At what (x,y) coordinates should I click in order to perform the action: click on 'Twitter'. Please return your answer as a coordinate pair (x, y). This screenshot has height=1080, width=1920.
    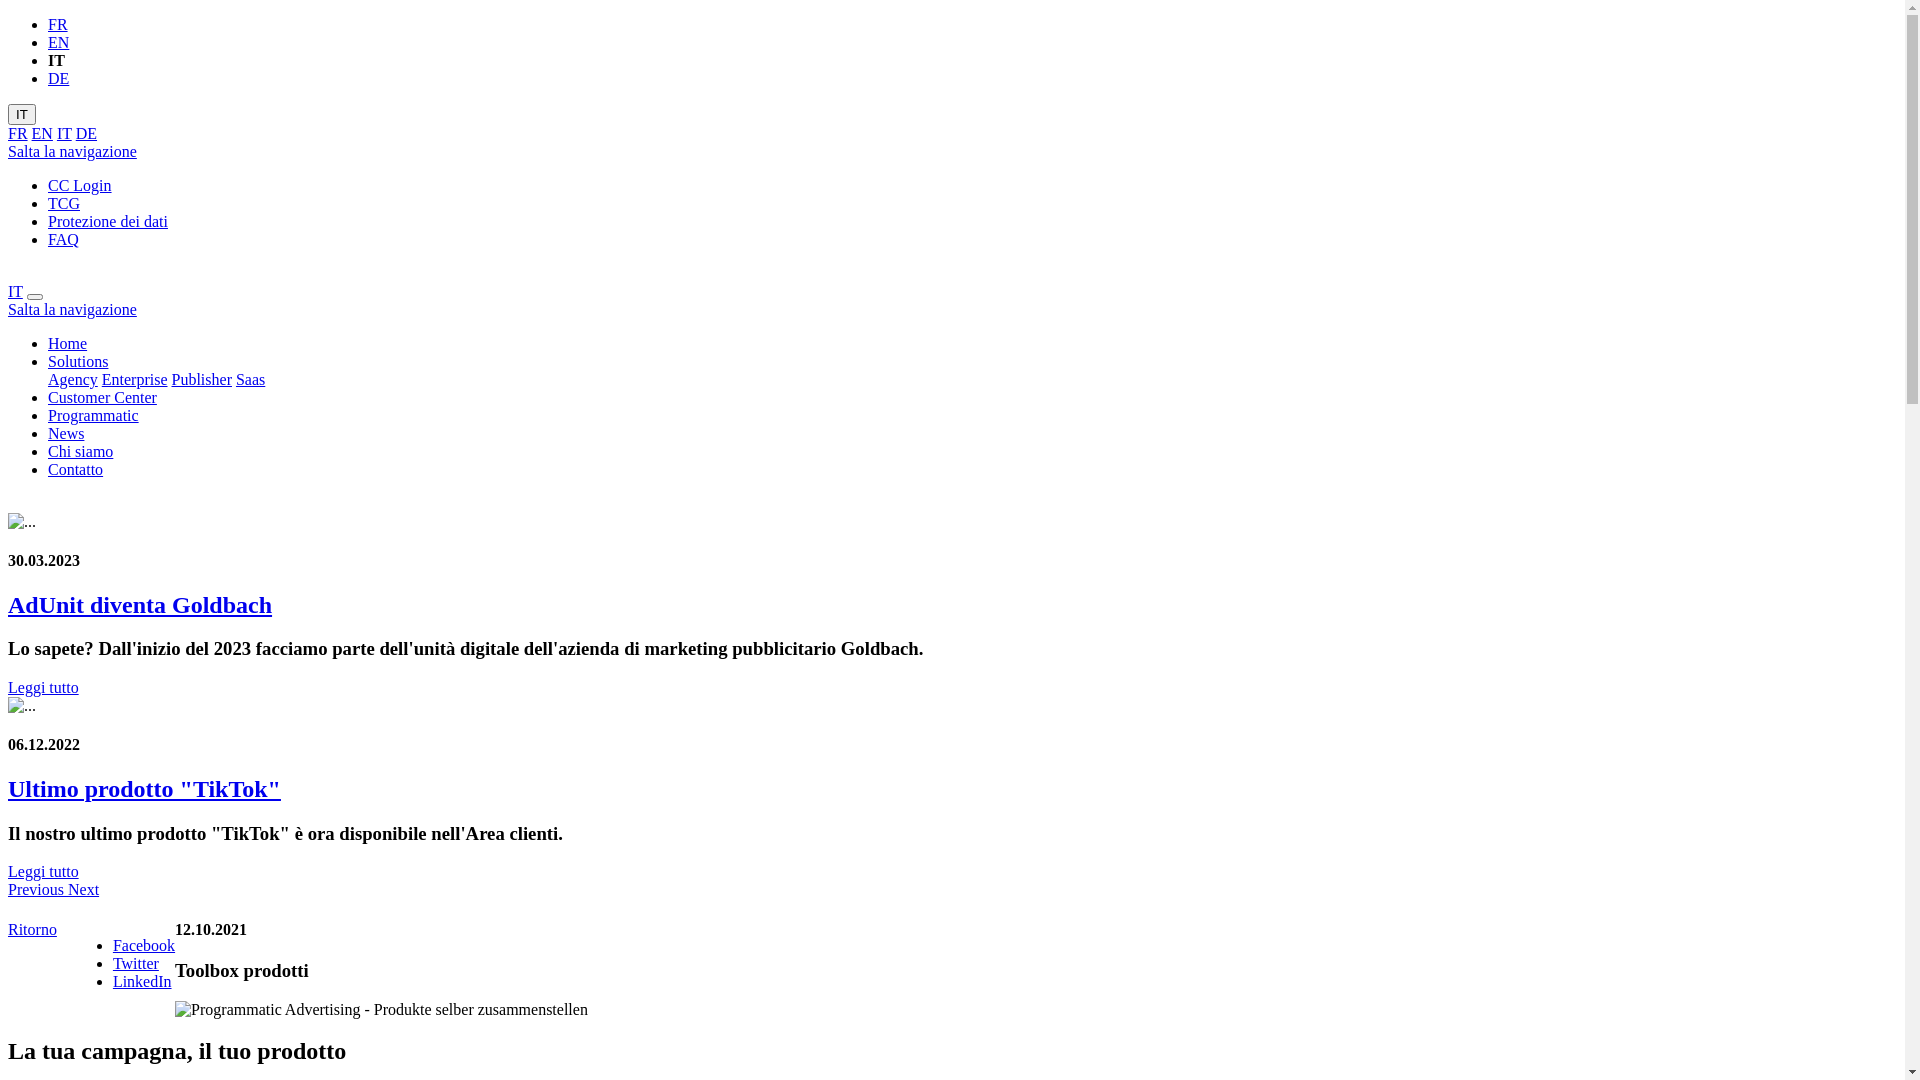
    Looking at the image, I should click on (134, 962).